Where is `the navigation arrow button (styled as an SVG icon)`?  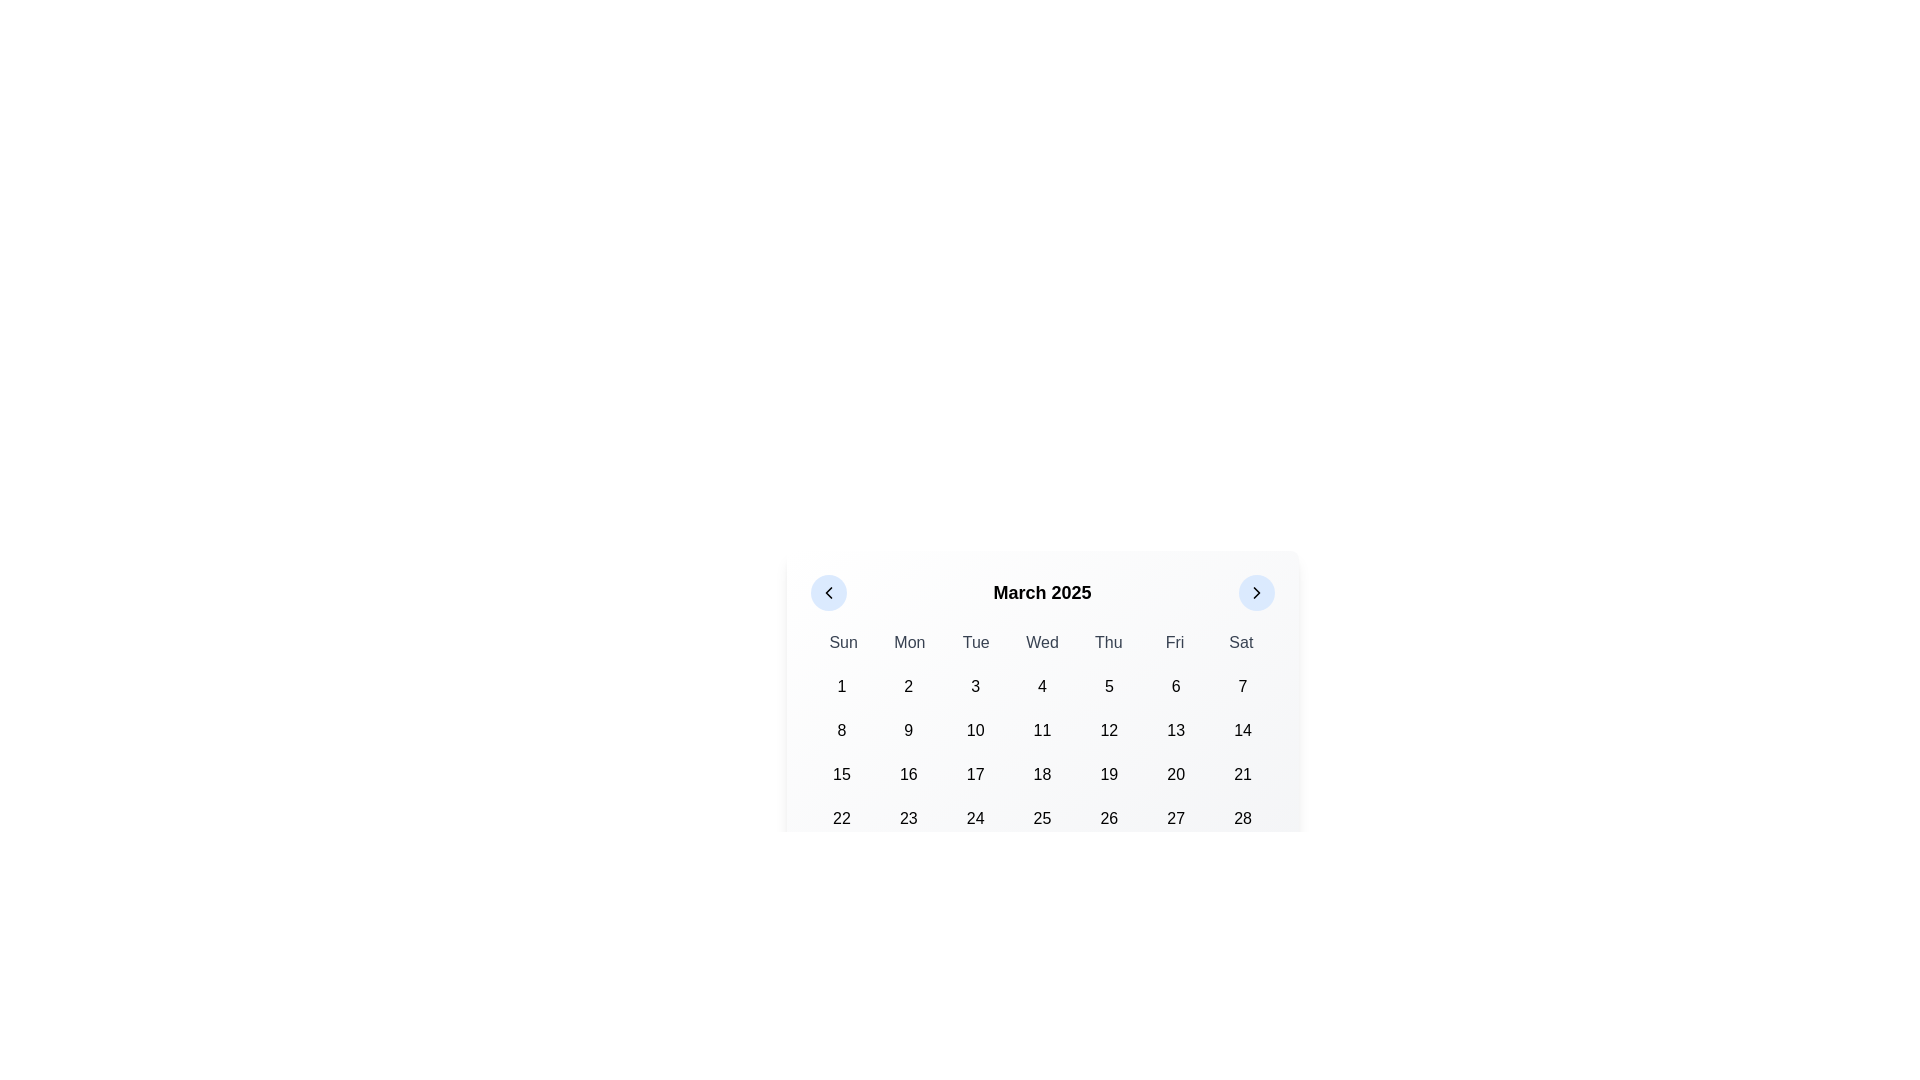 the navigation arrow button (styled as an SVG icon) is located at coordinates (828, 592).